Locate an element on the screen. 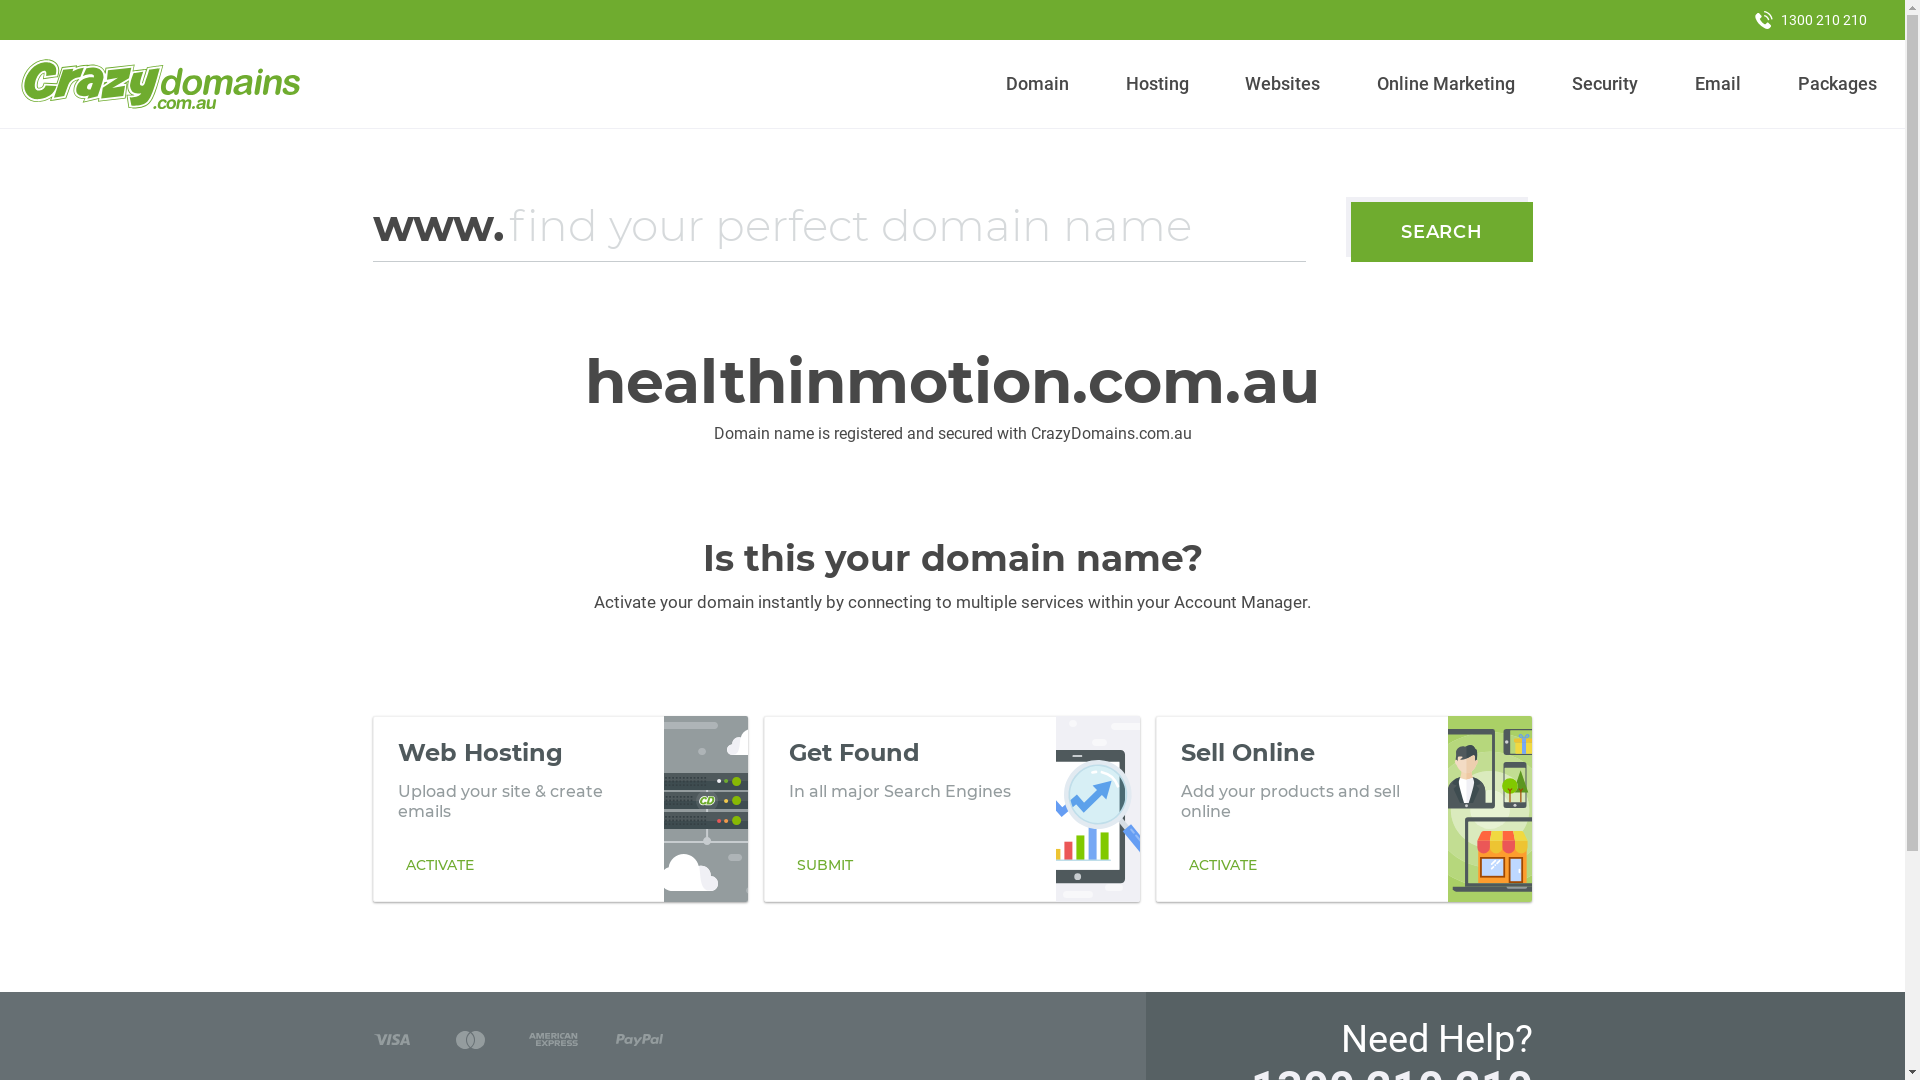 The image size is (1920, 1080). 'Security' is located at coordinates (1605, 83).